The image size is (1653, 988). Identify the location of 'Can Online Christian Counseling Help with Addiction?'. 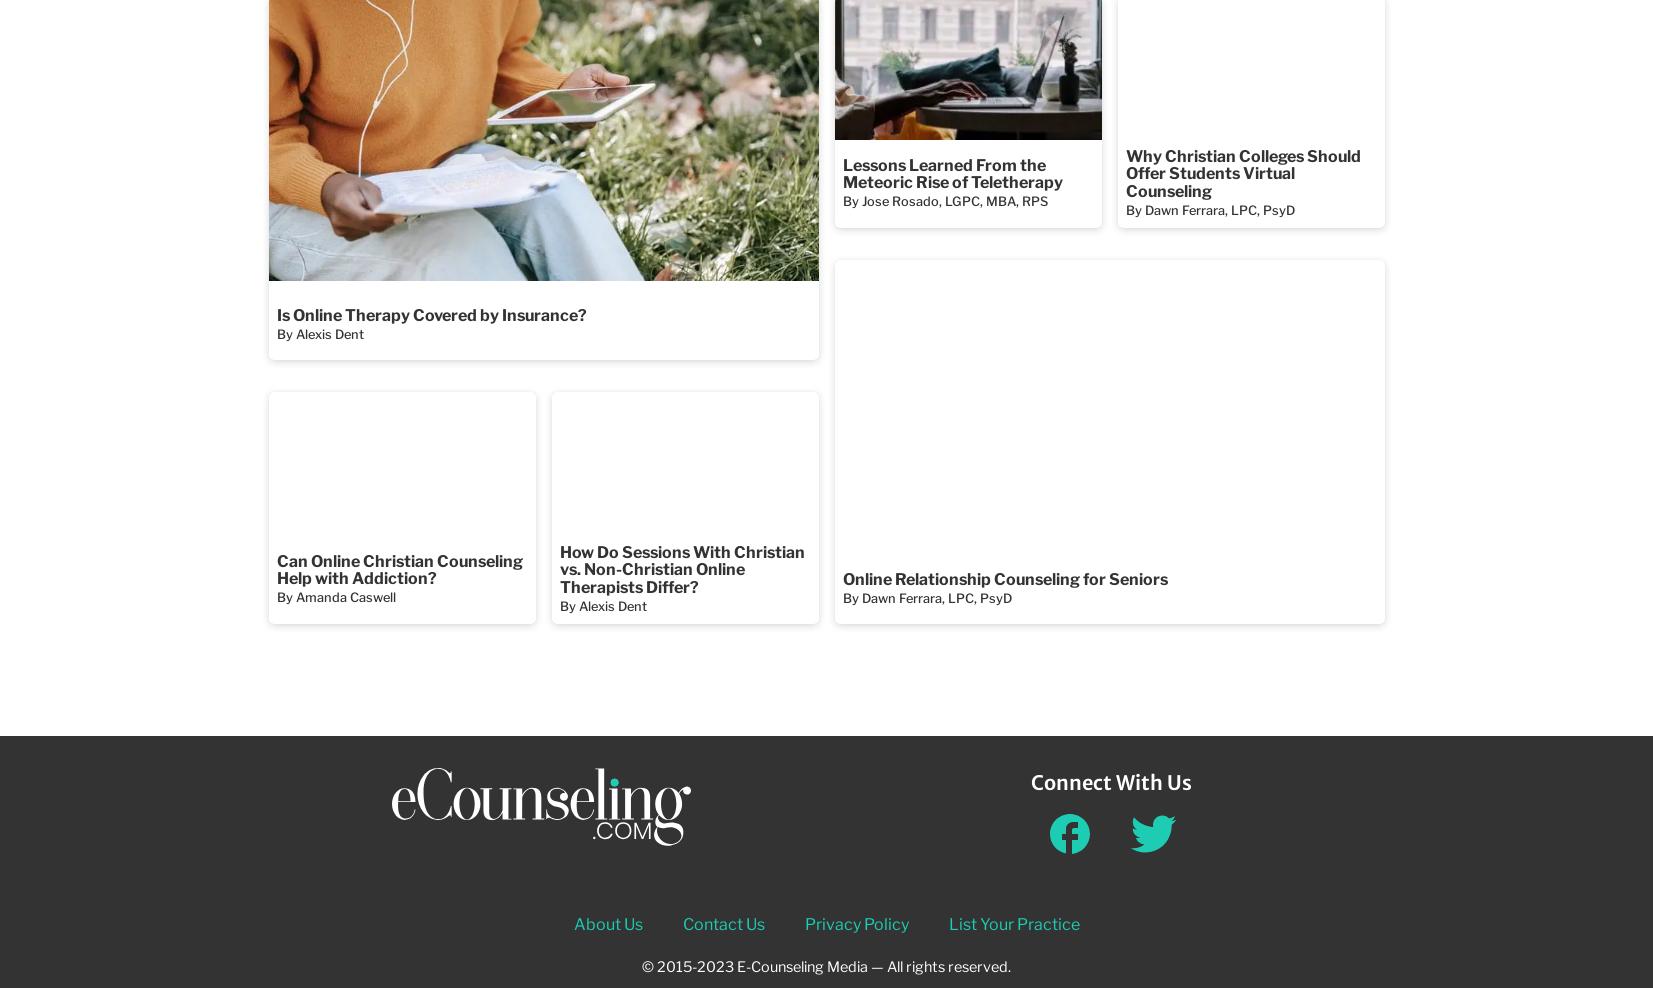
(398, 569).